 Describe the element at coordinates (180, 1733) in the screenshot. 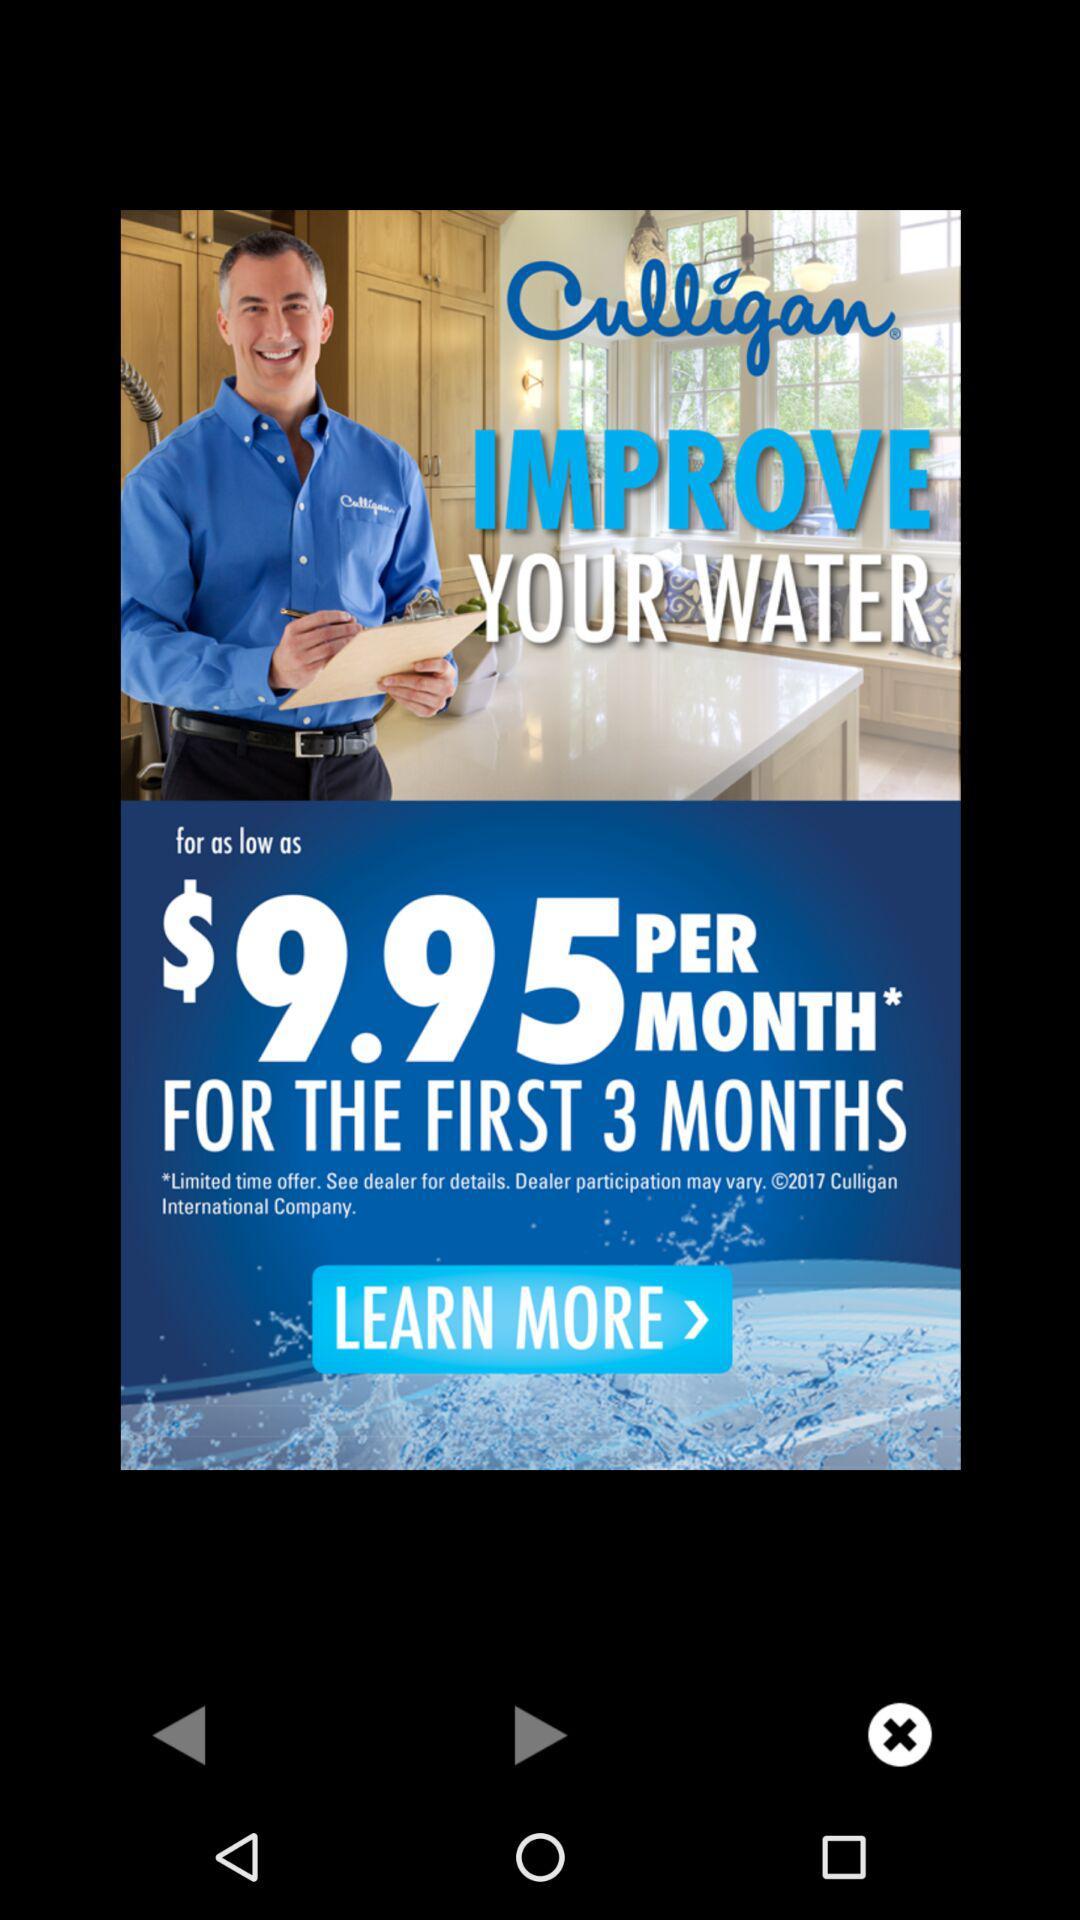

I see `goto next` at that location.